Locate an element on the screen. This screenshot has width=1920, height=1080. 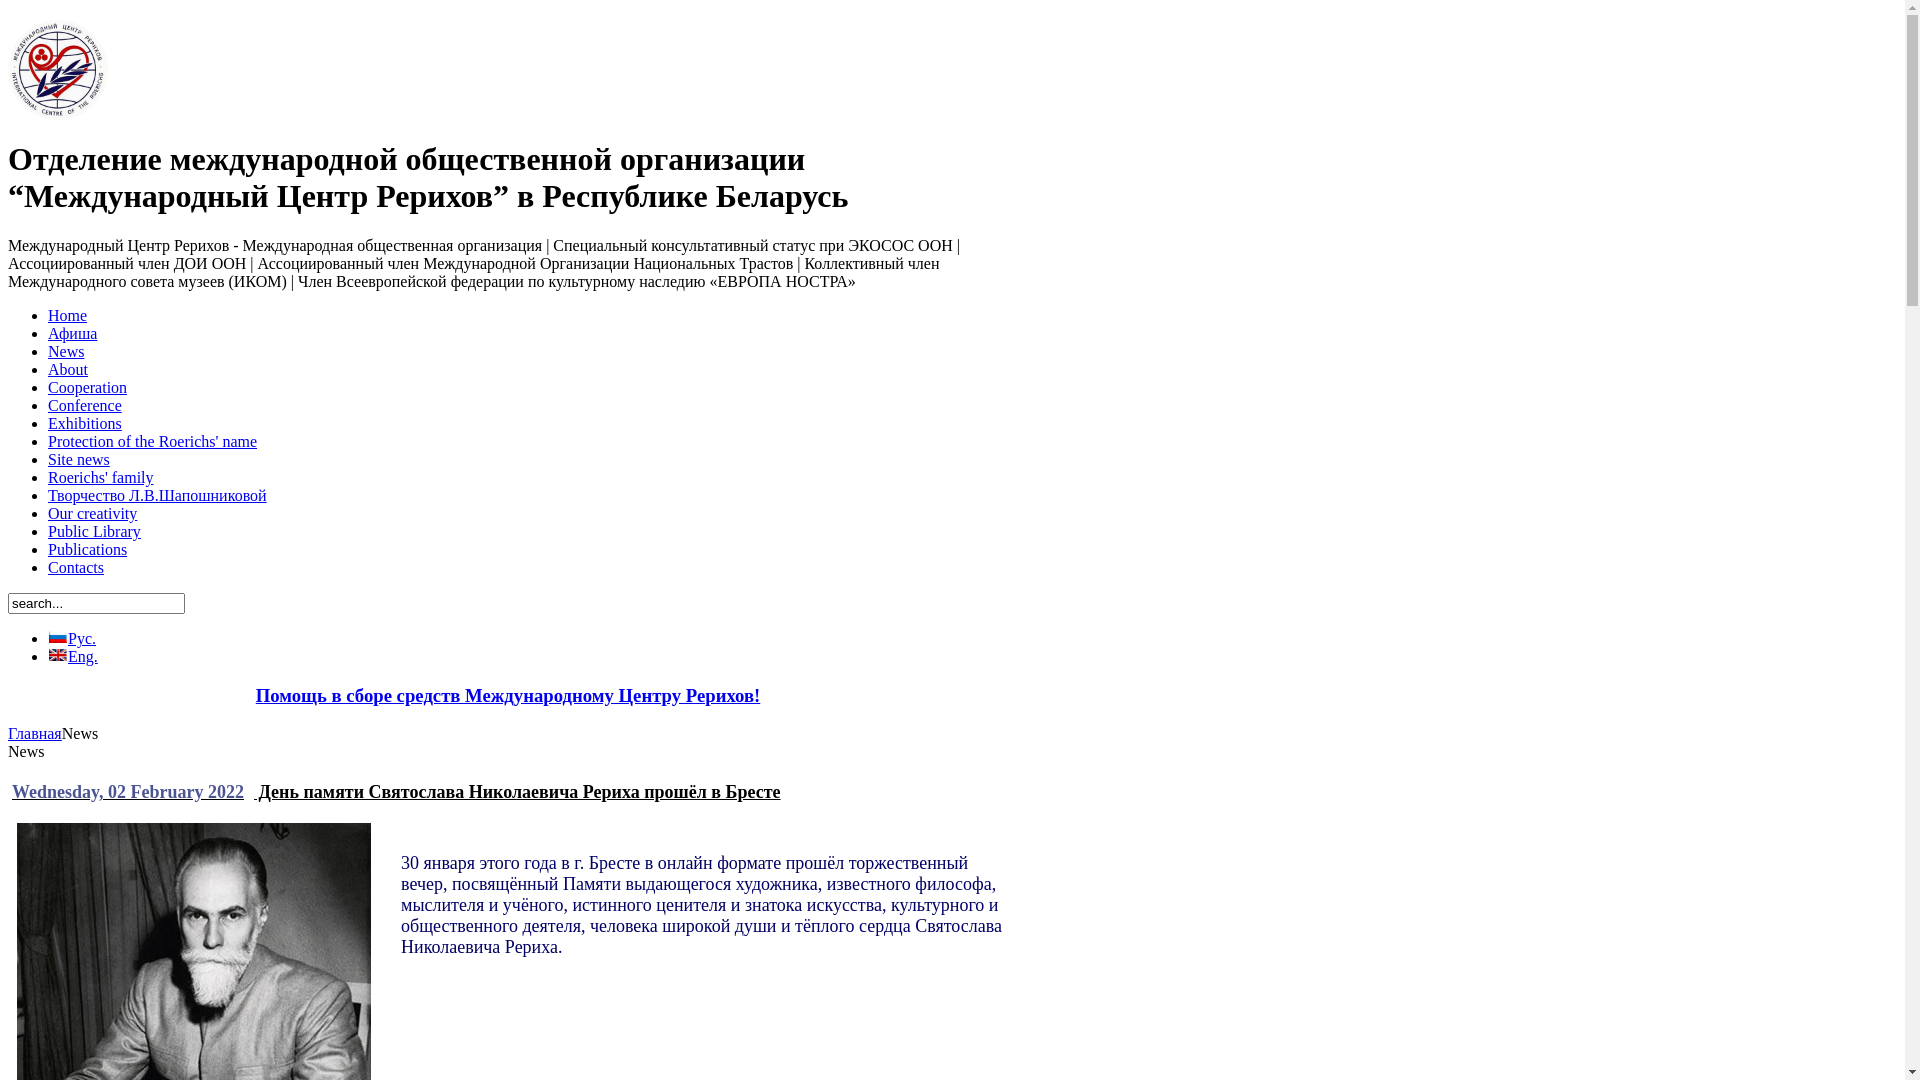
'Our creativity' is located at coordinates (91, 512).